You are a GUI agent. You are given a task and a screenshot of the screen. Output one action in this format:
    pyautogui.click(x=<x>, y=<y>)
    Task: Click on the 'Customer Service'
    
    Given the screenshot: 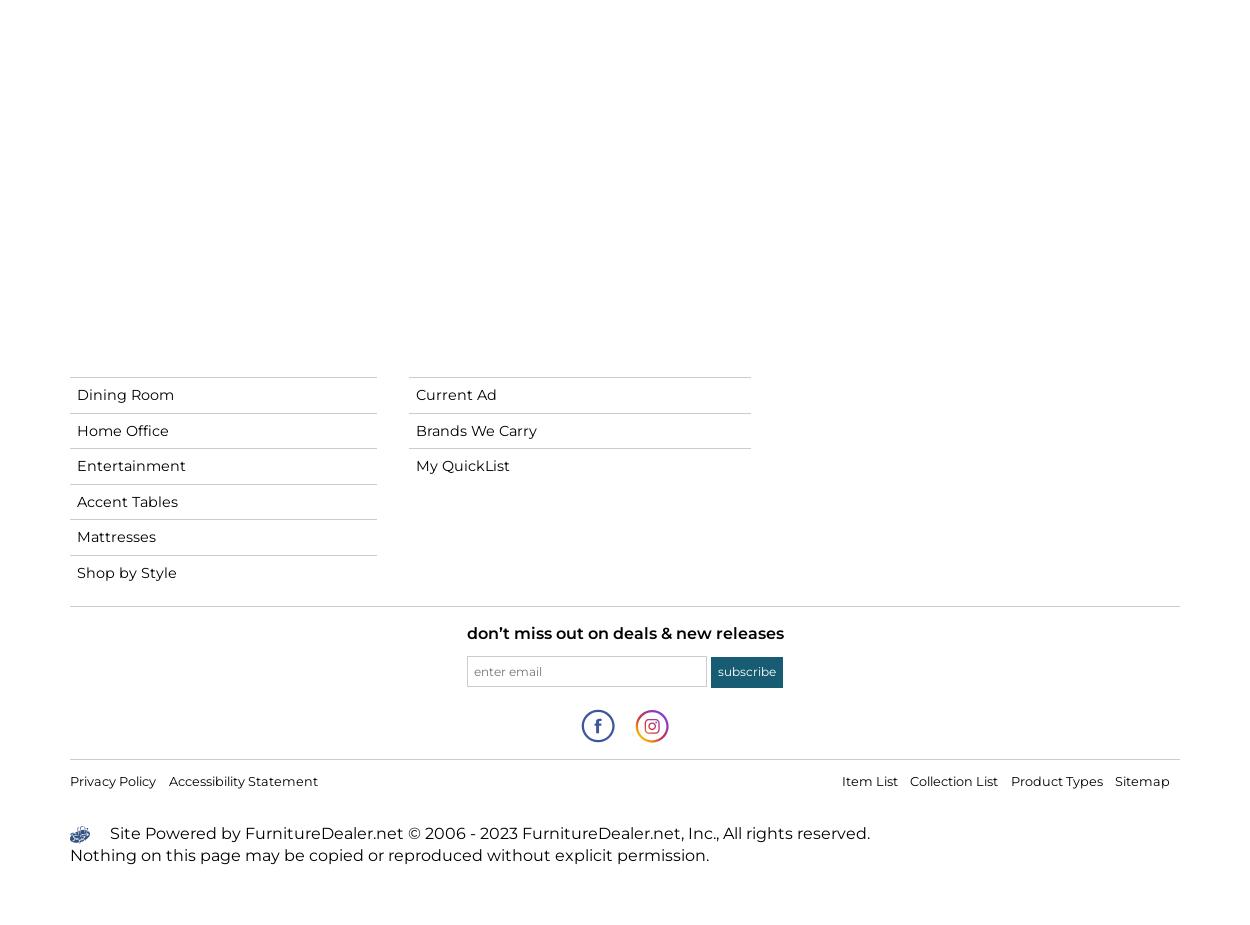 What is the action you would take?
    pyautogui.click(x=877, y=273)
    